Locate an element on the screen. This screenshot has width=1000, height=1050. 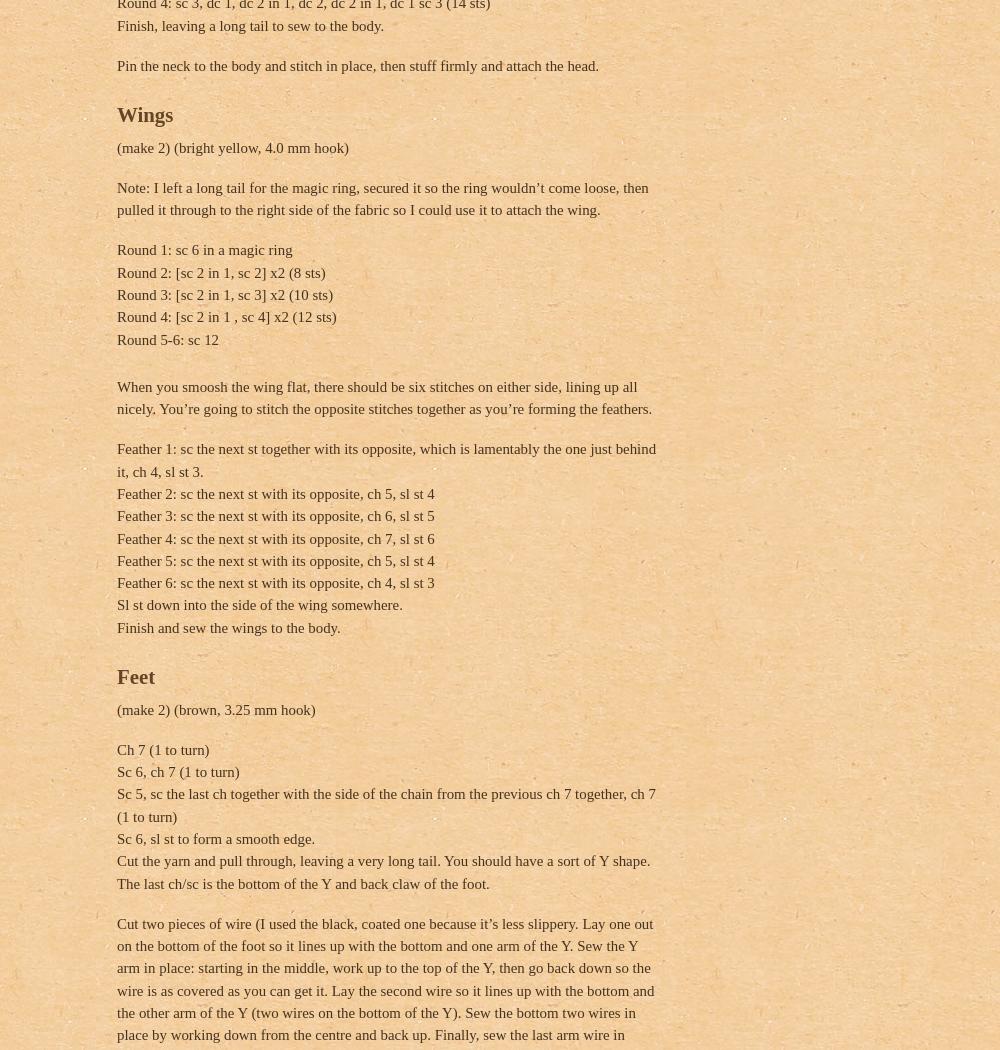
'Feather 3: sc the next st with its opposite, ch 6, sl st 5' is located at coordinates (275, 514).